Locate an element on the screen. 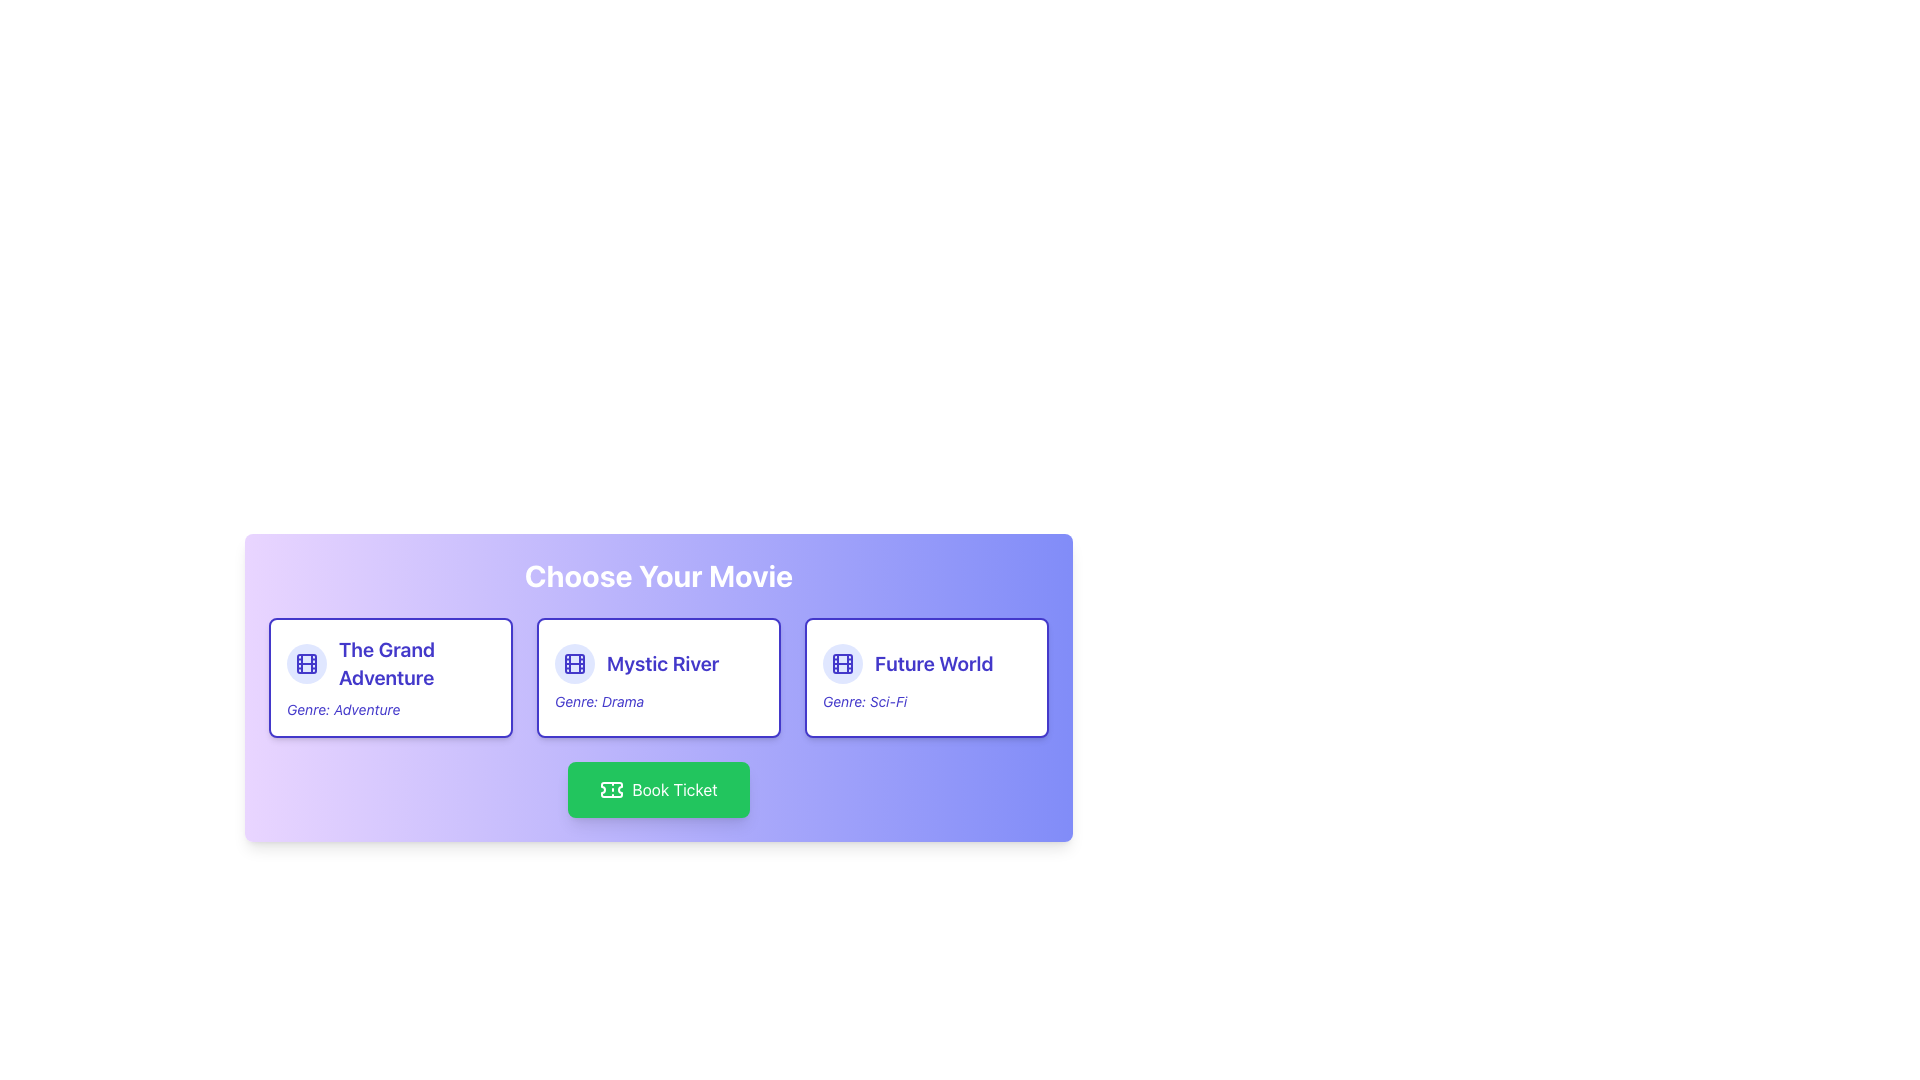 Image resolution: width=1920 pixels, height=1080 pixels. the decorative part of the movie reel icon located in the rightmost card under the 'Choose Your Movie' header, positioned above the text 'Future World' and 'Genre: Sci-Fi' is located at coordinates (843, 663).